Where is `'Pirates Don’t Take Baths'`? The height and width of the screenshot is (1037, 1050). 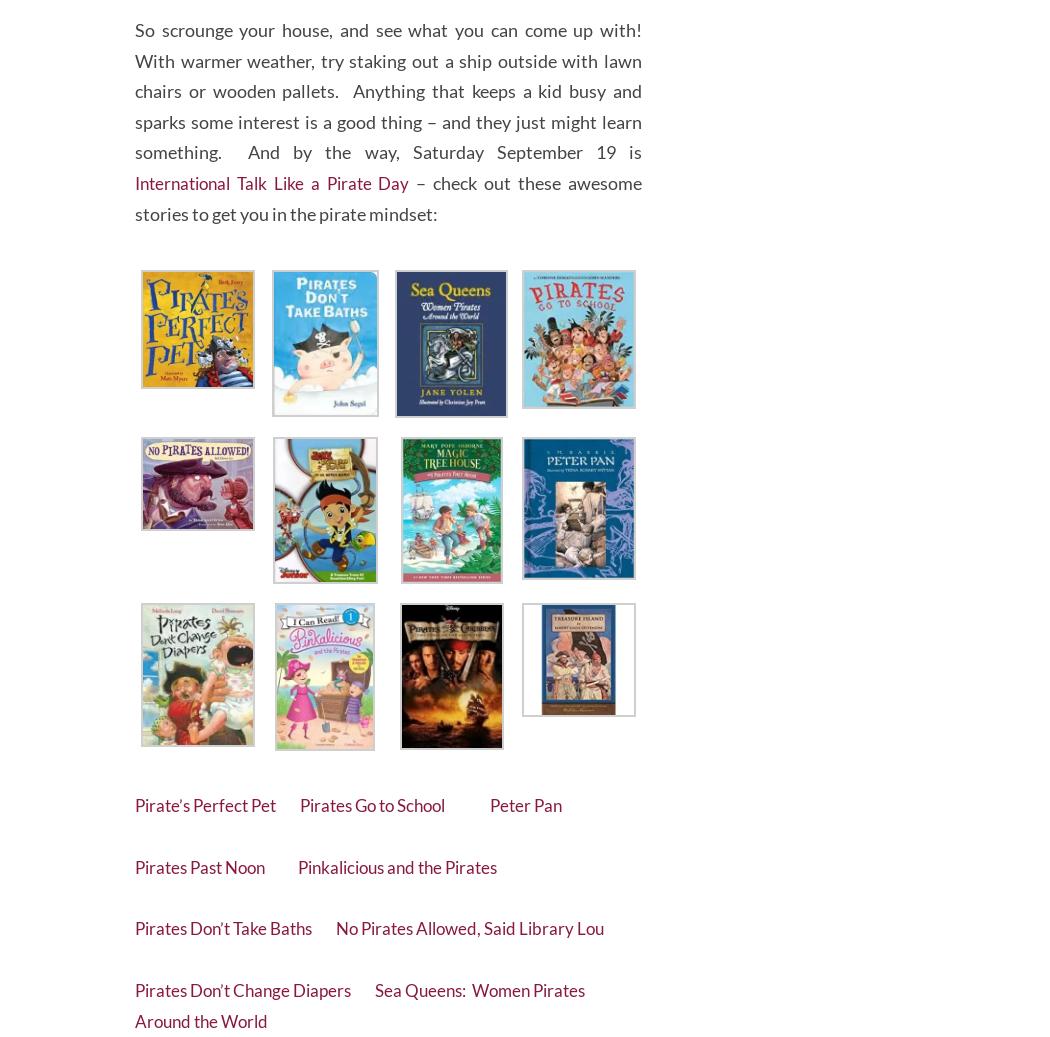
'Pirates Don’t Take Baths' is located at coordinates (242, 920).